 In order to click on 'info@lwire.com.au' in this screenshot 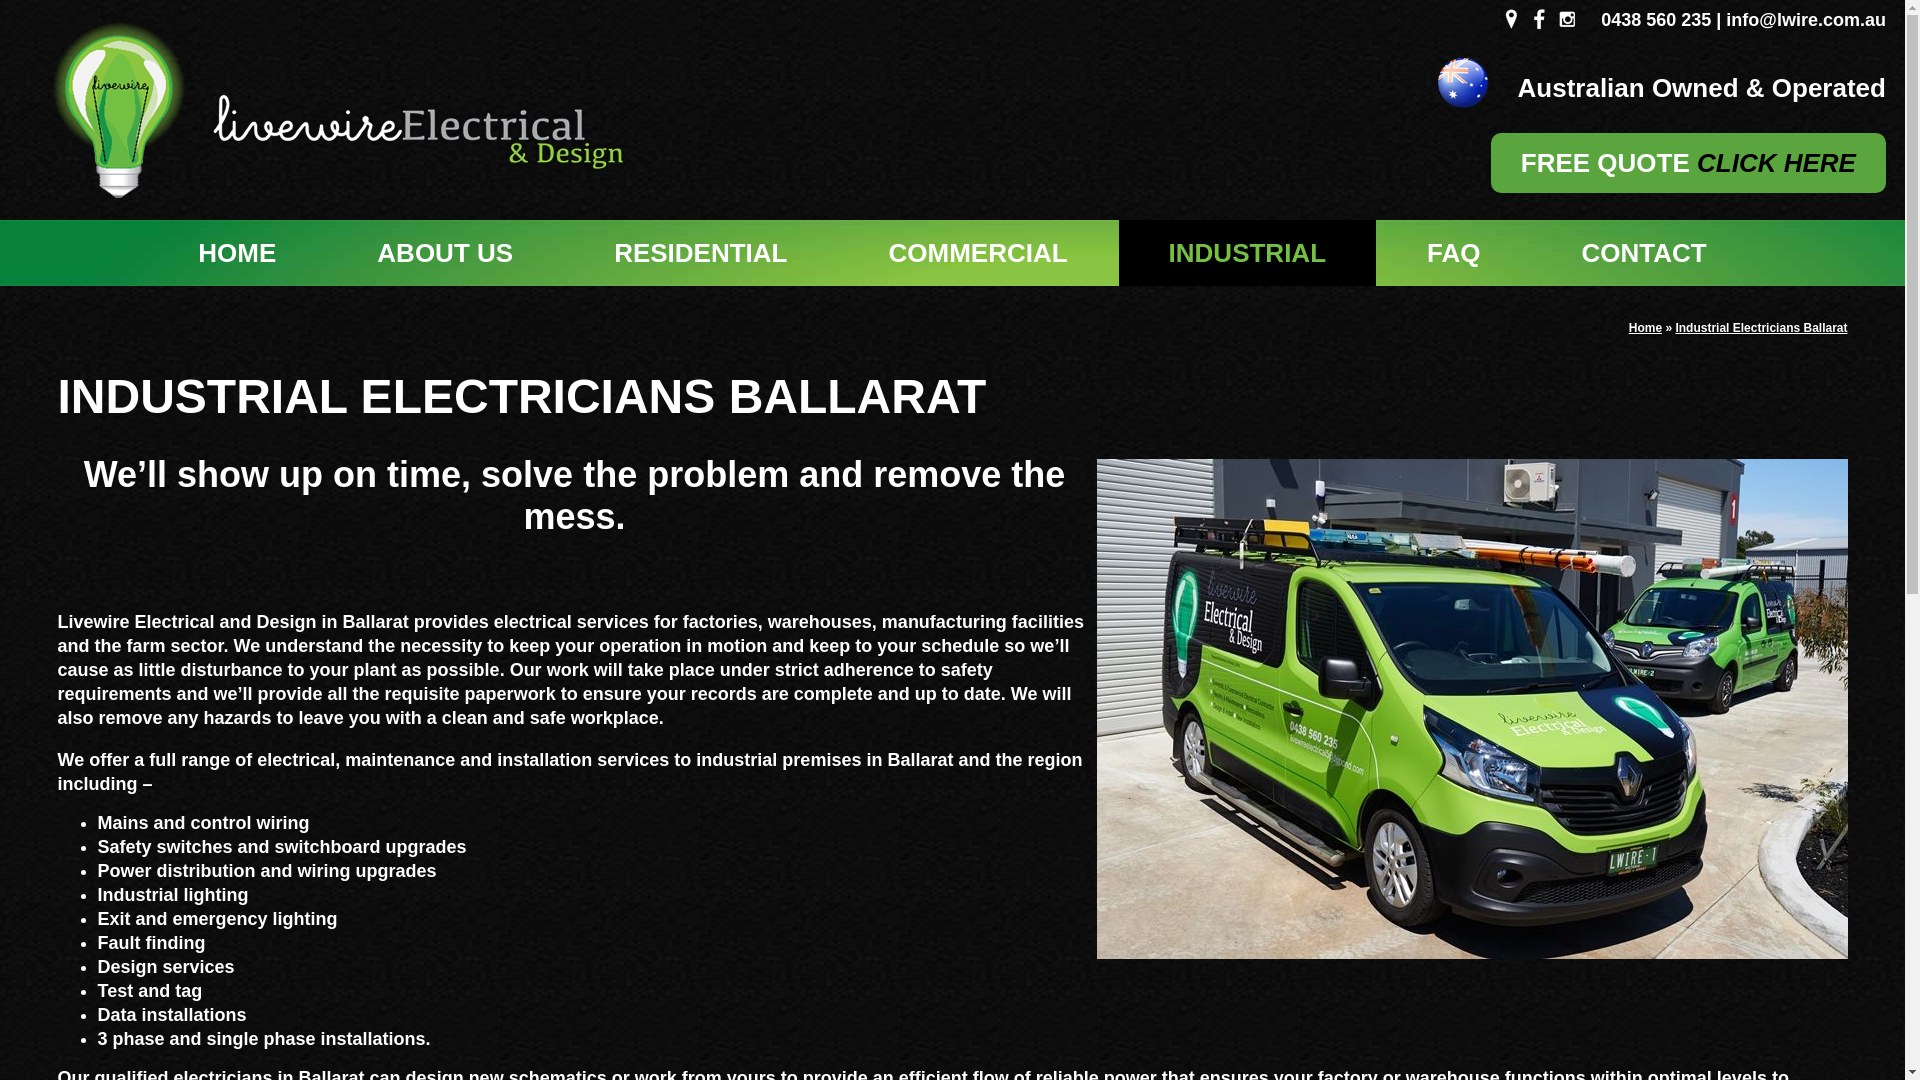, I will do `click(1805, 19)`.